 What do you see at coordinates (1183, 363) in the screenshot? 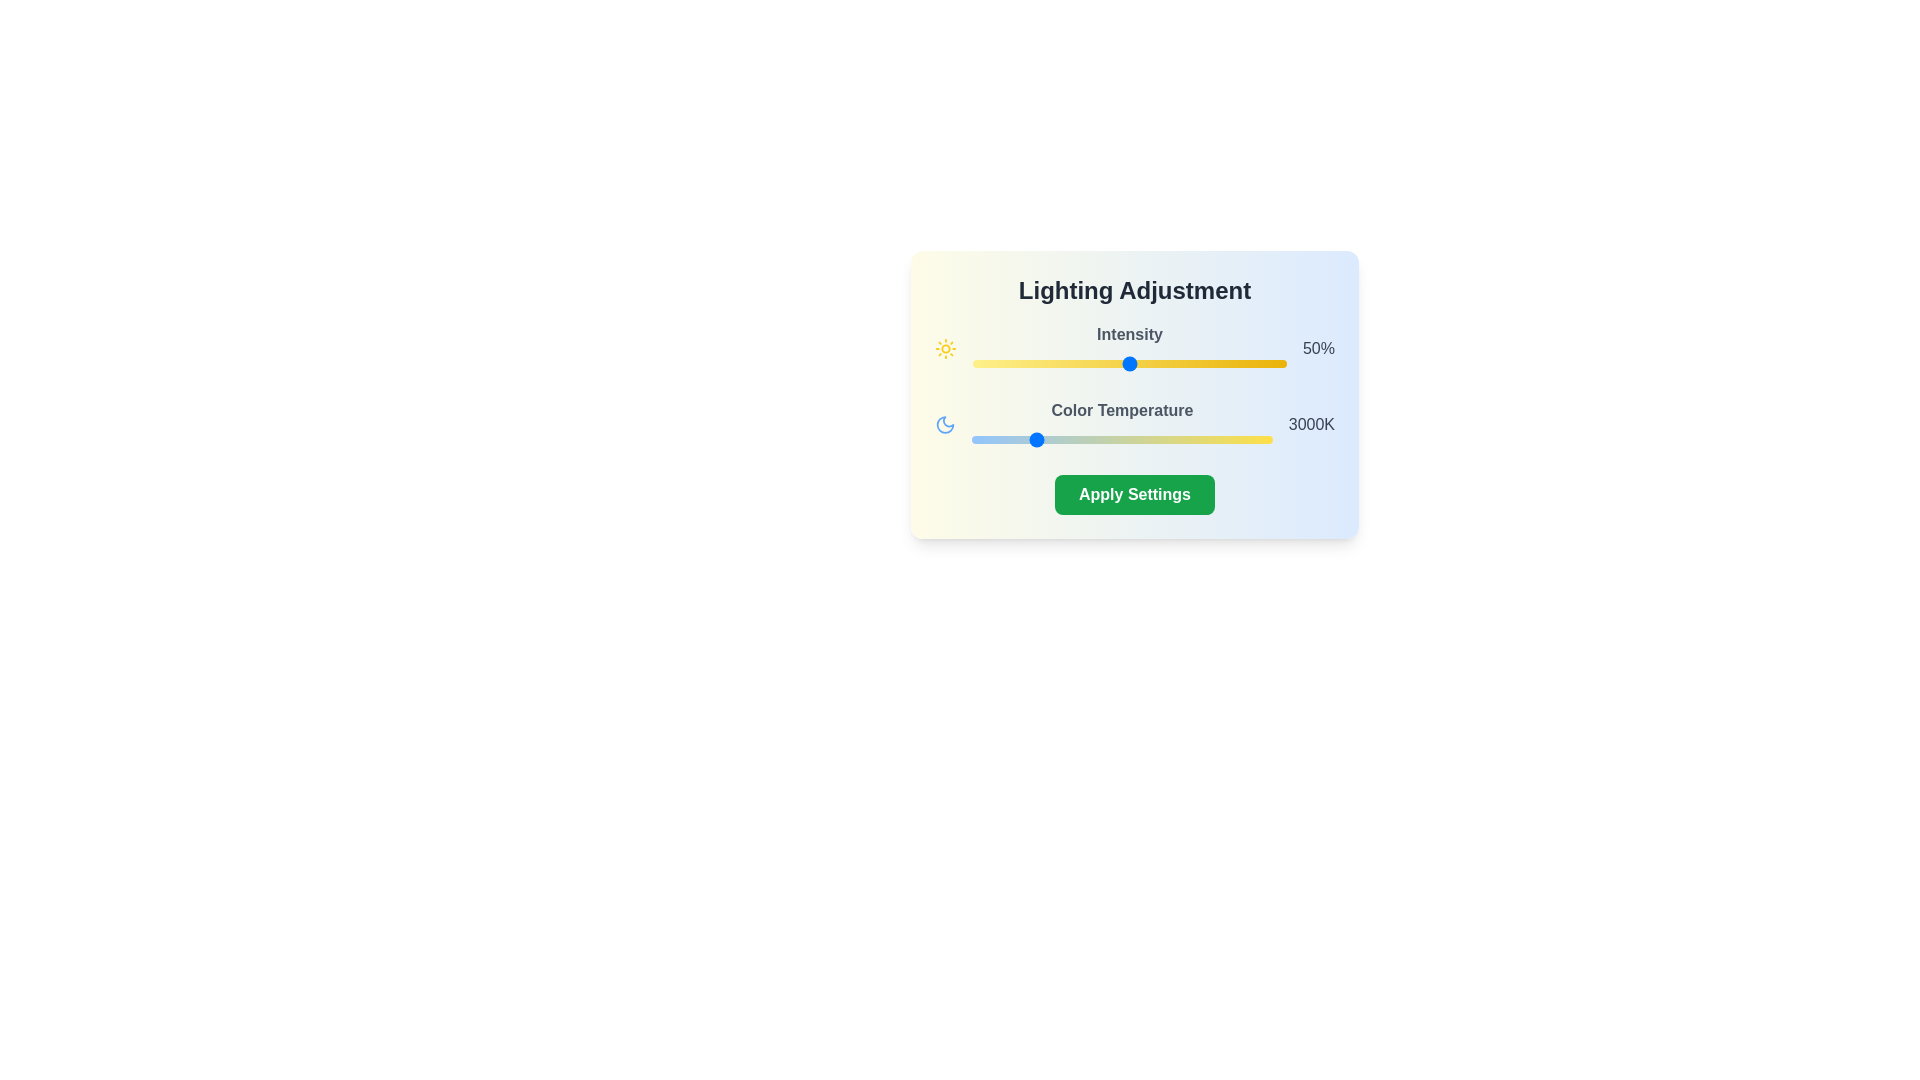
I see `the intensity slider to set the lighting intensity to 67%` at bounding box center [1183, 363].